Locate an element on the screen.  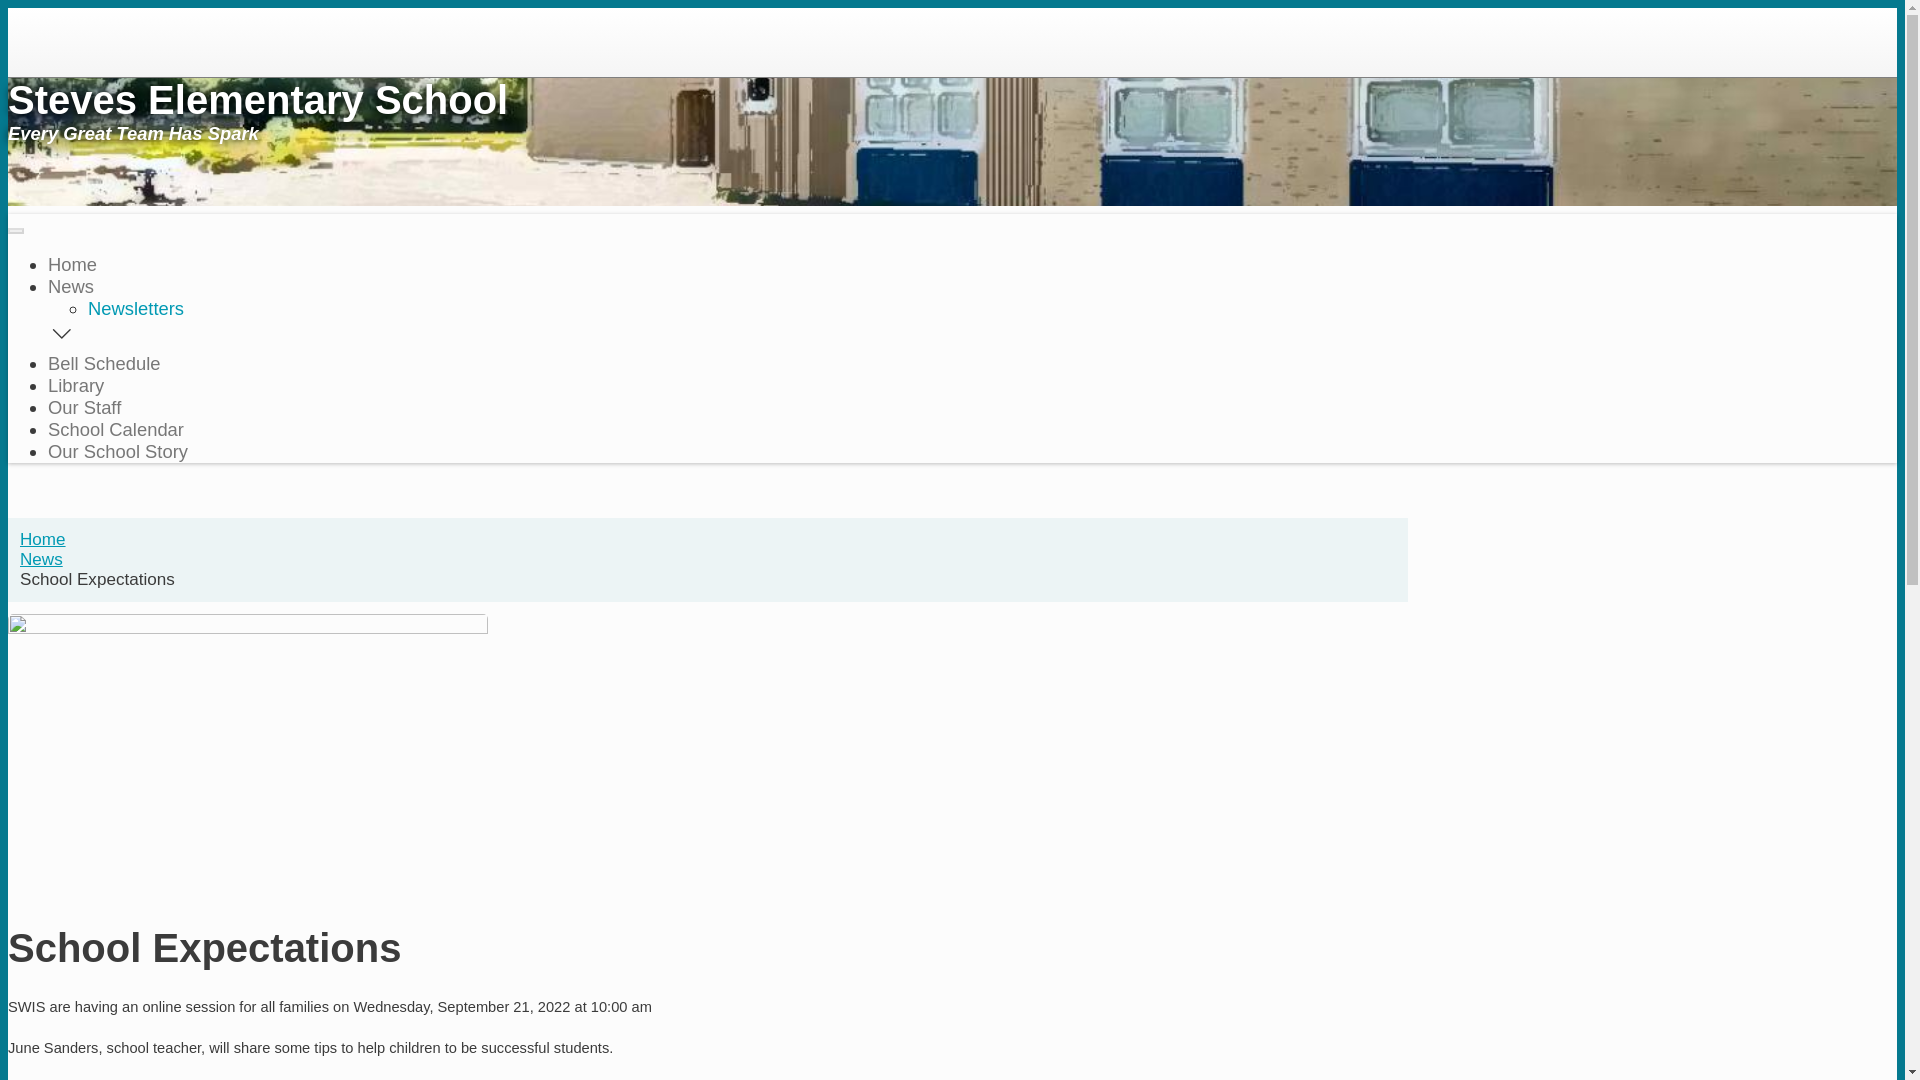
'Our School Story' is located at coordinates (117, 451).